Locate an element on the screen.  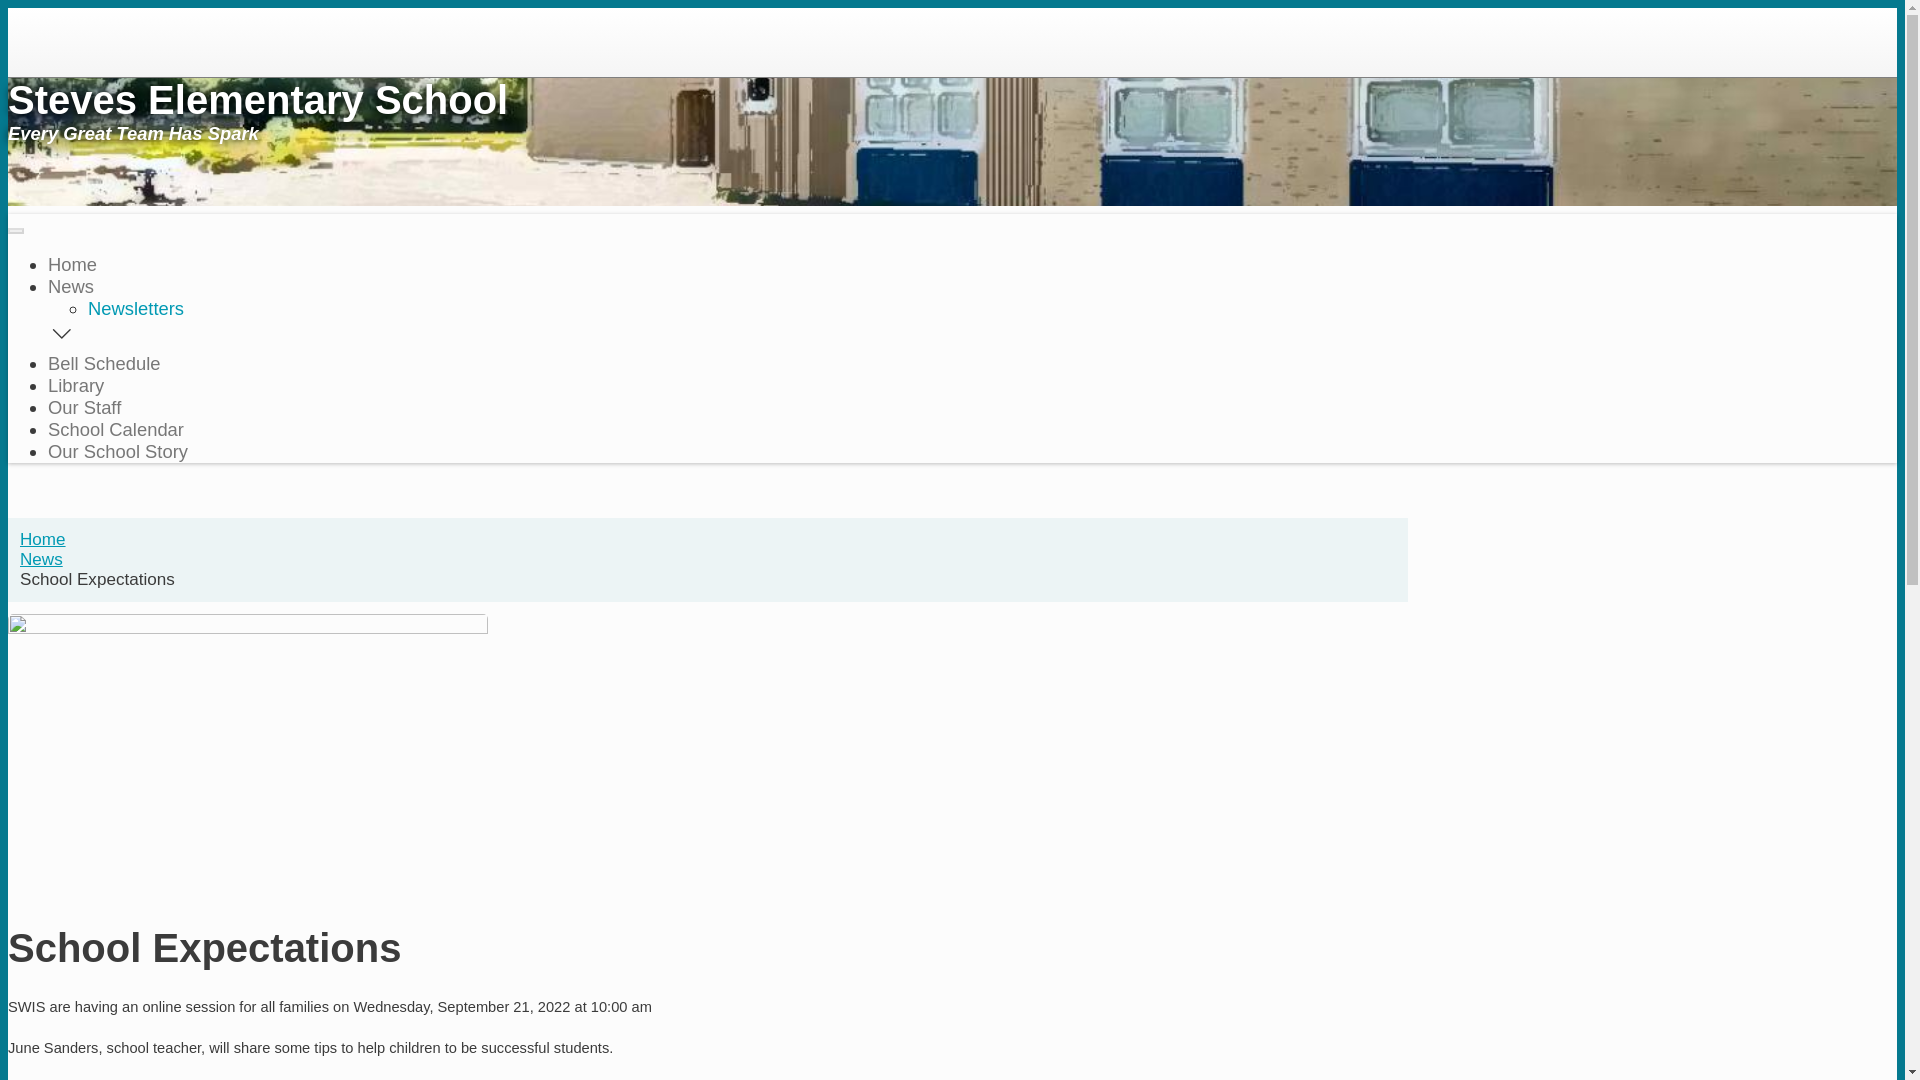
'Our School Story' is located at coordinates (117, 451).